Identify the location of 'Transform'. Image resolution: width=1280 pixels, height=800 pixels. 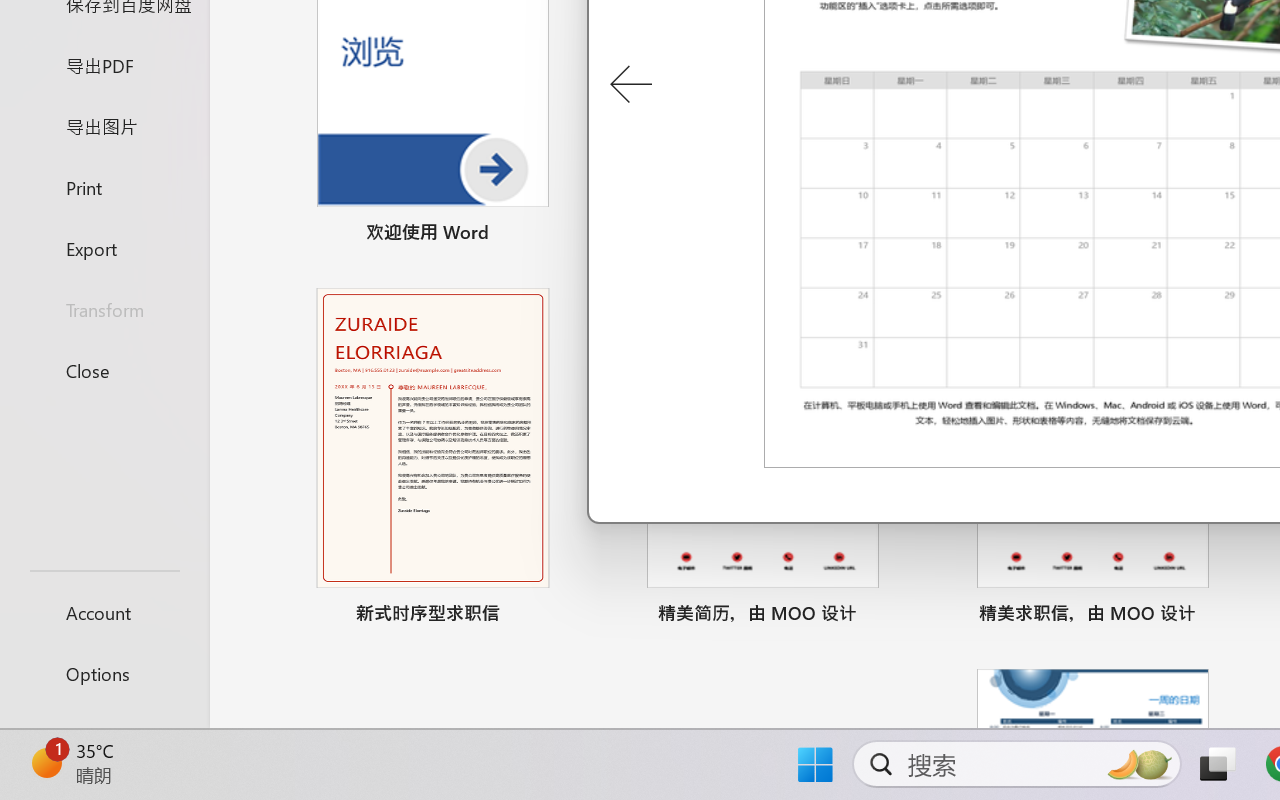
(103, 308).